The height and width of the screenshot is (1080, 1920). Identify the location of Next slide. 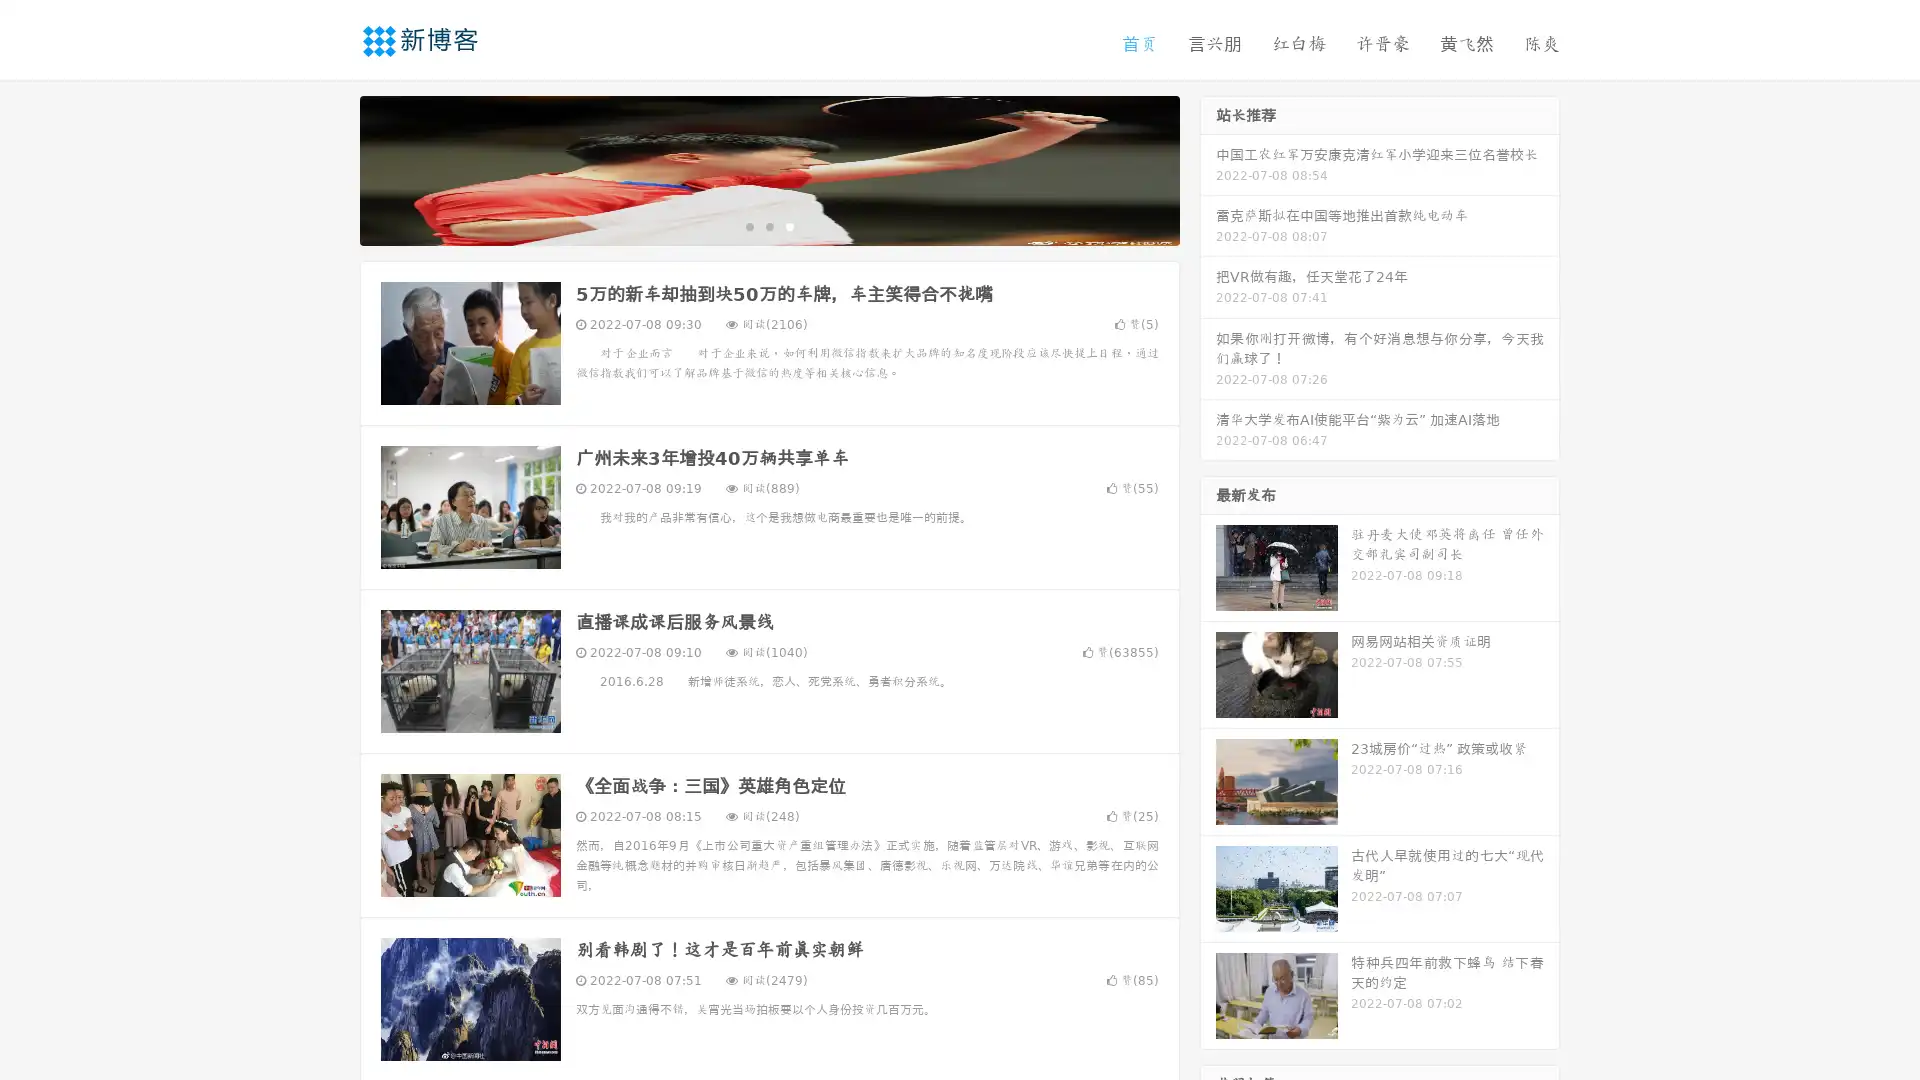
(1208, 168).